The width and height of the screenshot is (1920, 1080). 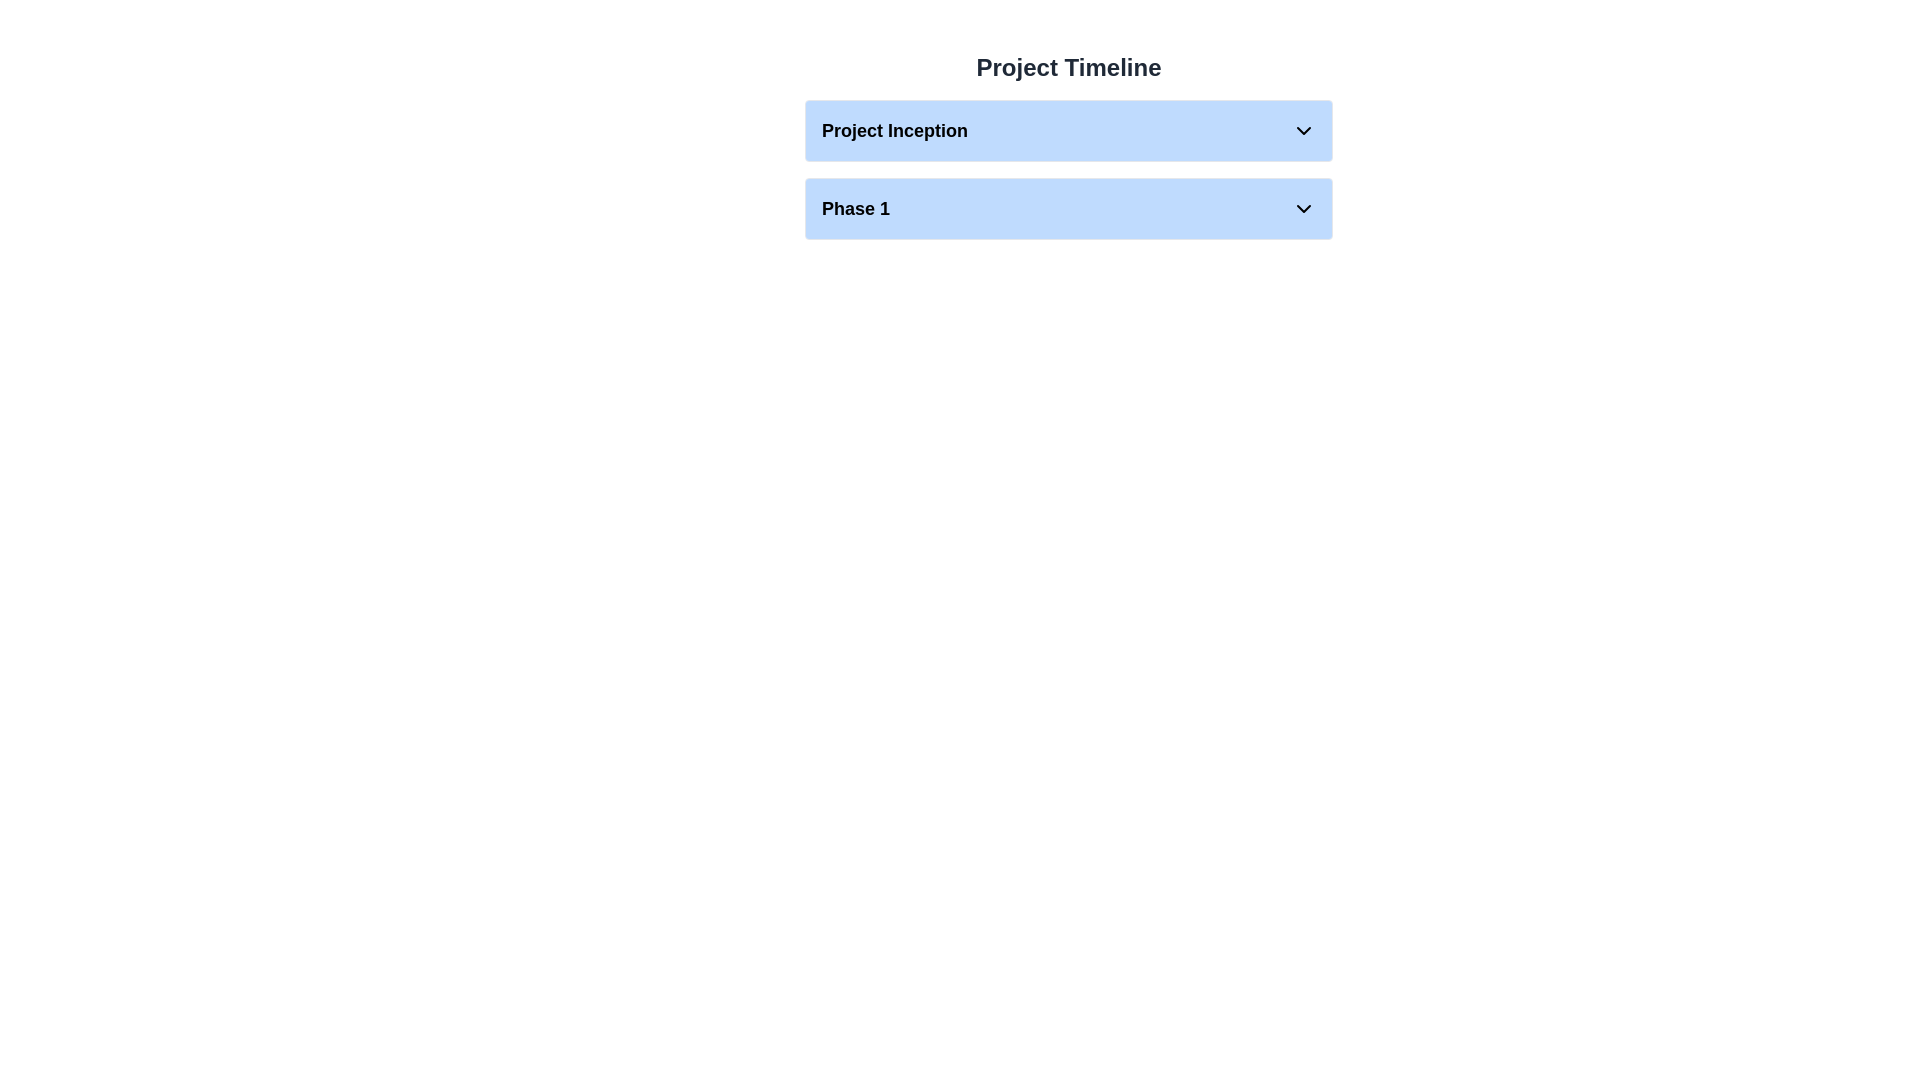 I want to click on the downward-pointing chevron icon located to the right of the 'Phase 1' text, so click(x=1304, y=208).